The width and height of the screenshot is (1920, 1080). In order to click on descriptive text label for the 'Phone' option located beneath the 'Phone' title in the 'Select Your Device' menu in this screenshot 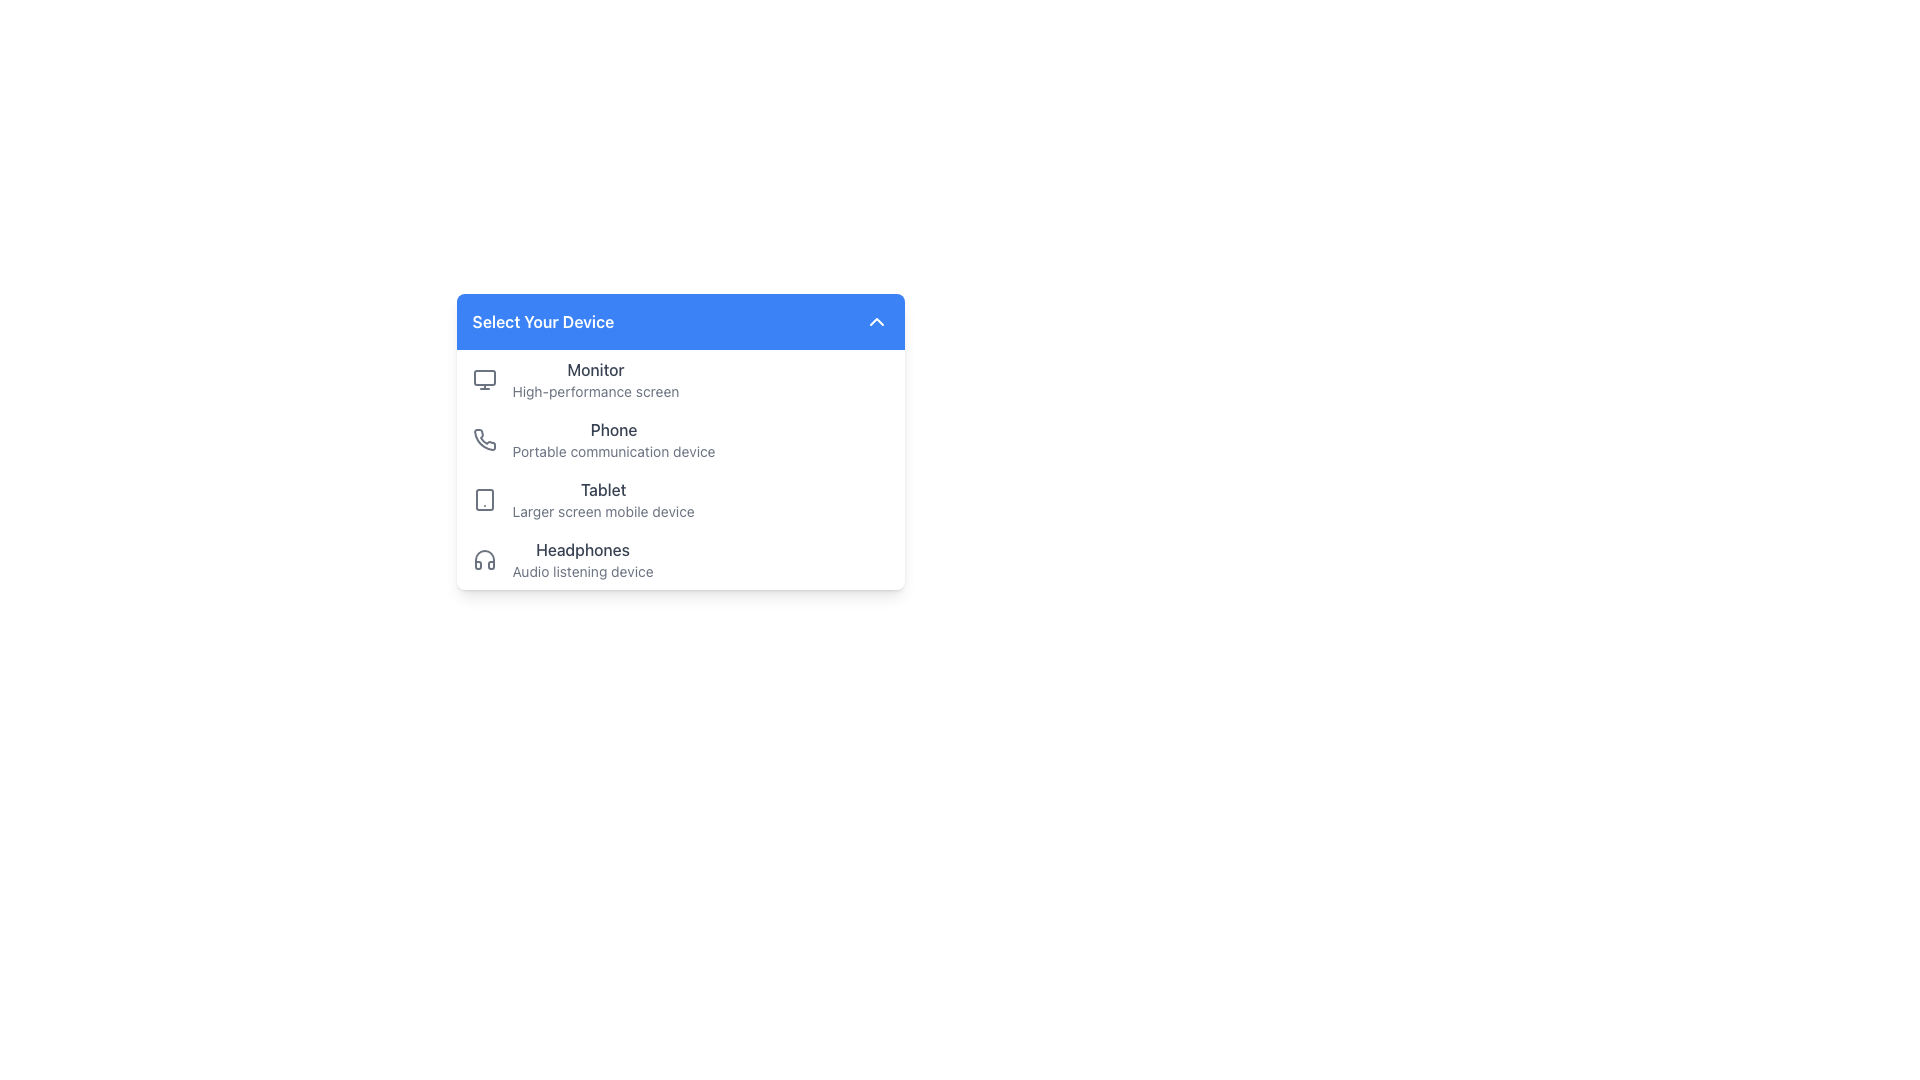, I will do `click(613, 451)`.